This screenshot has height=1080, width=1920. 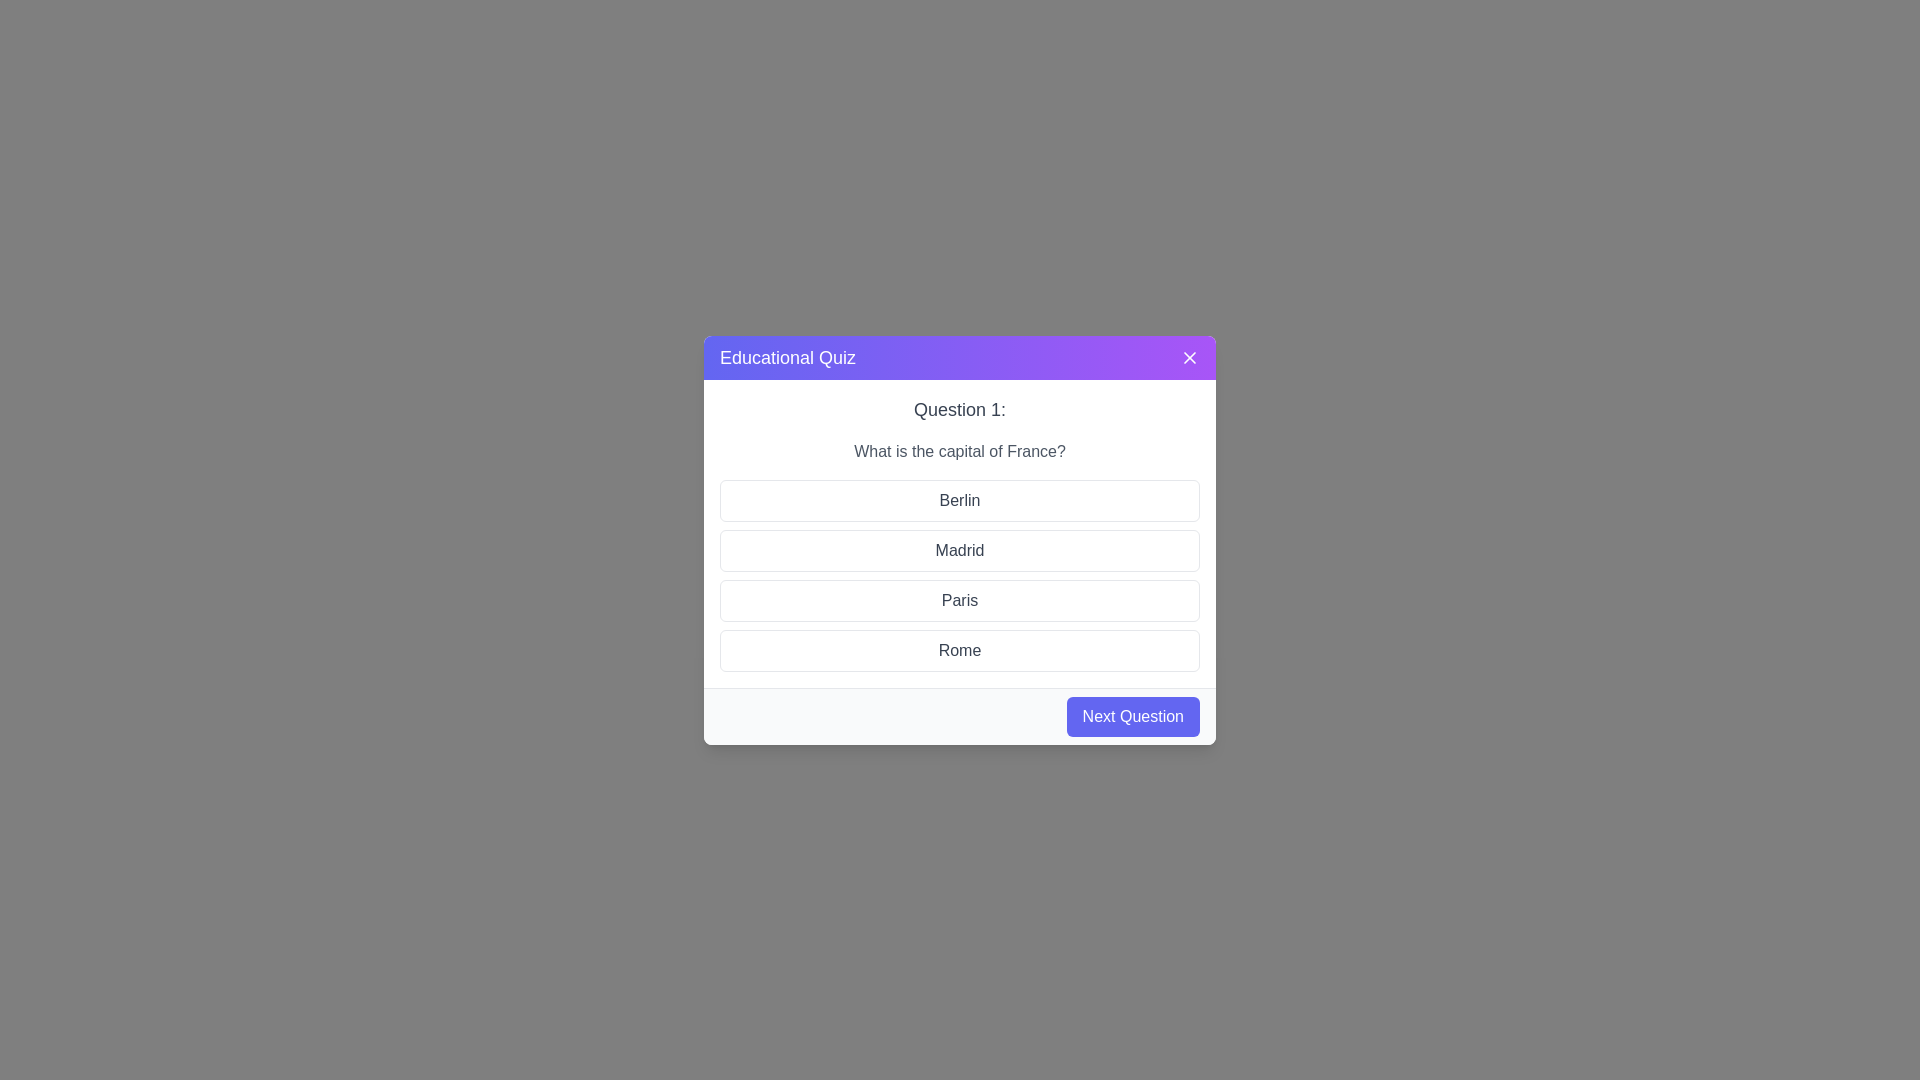 What do you see at coordinates (1190, 356) in the screenshot?
I see `the close button, which is a diagonal cross icon located in the top-right corner of the purple header next to the 'Educational Quiz' text` at bounding box center [1190, 356].